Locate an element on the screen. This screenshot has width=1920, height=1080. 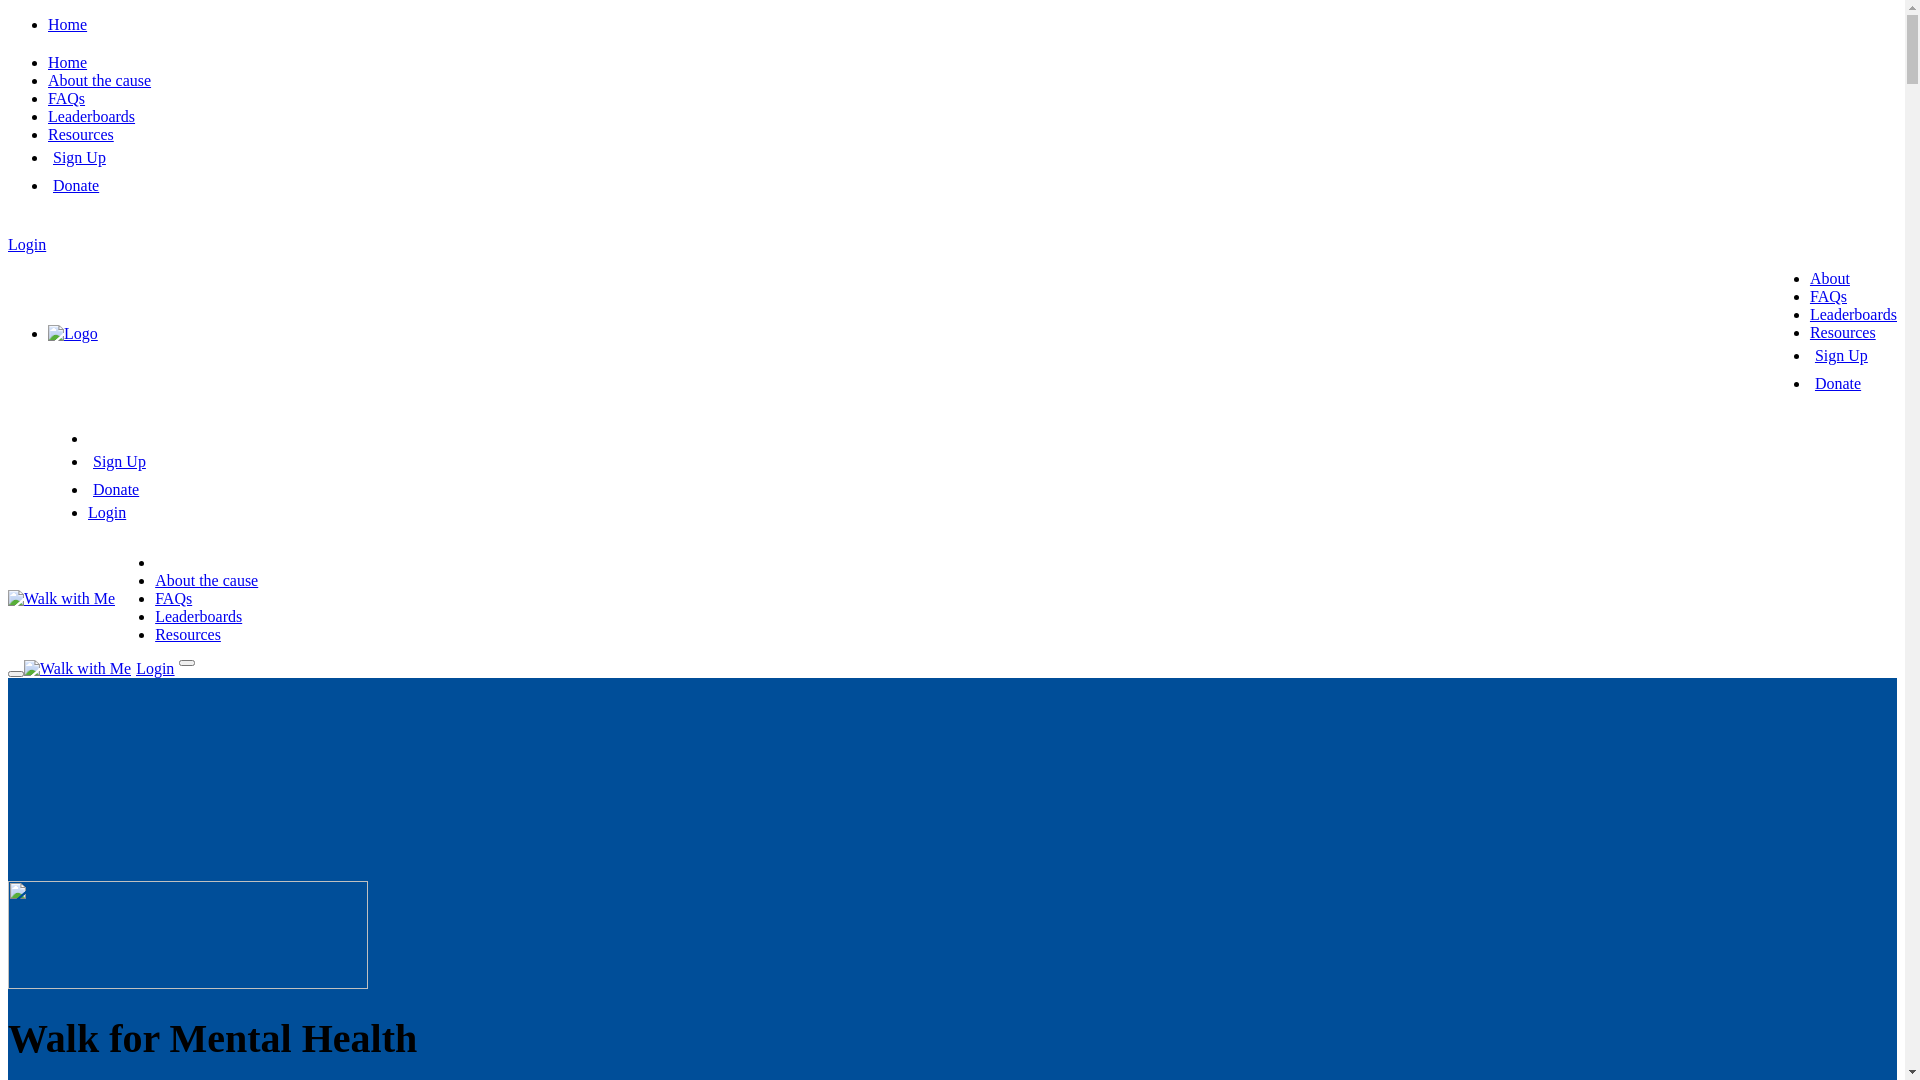
'Login' is located at coordinates (153, 668).